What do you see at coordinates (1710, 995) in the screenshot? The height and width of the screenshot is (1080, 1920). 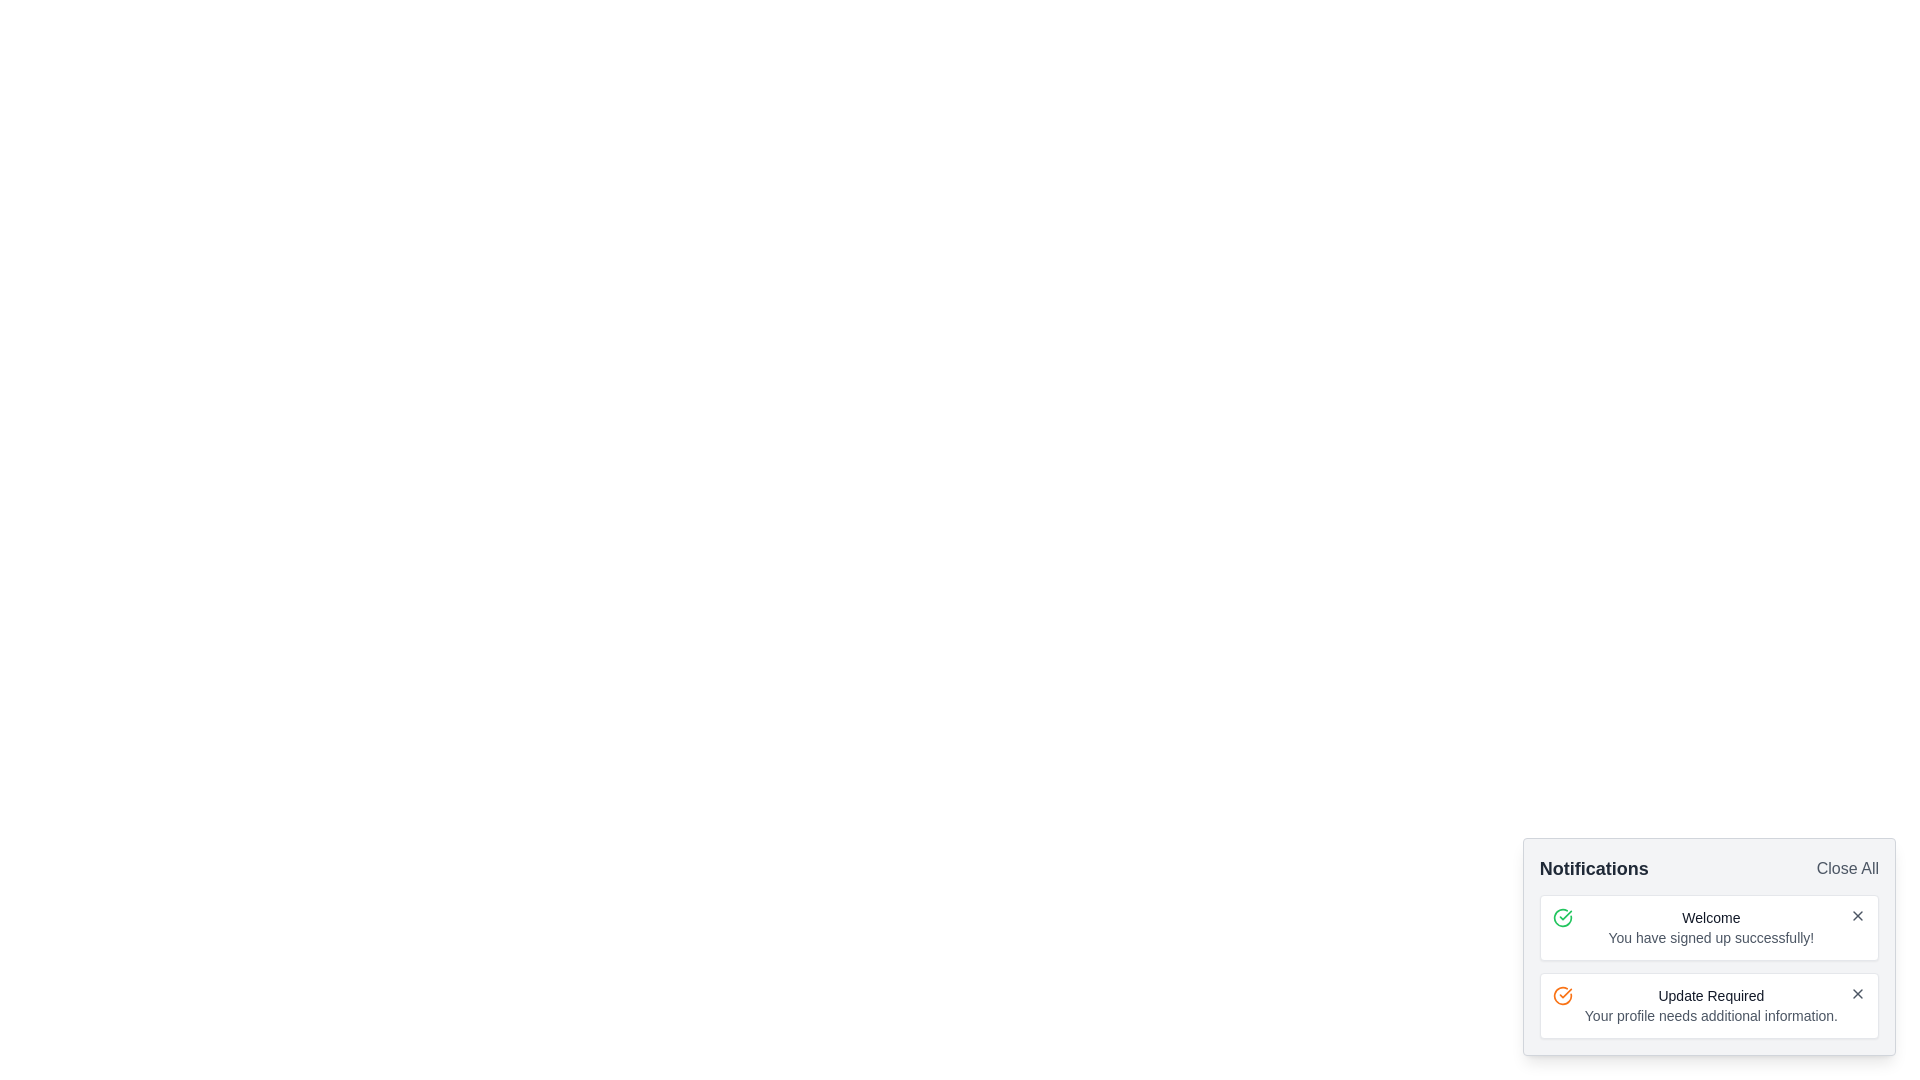 I see `the informational text label notifying users of an update requirement related to their profile, located in the Notifications section of the interface` at bounding box center [1710, 995].